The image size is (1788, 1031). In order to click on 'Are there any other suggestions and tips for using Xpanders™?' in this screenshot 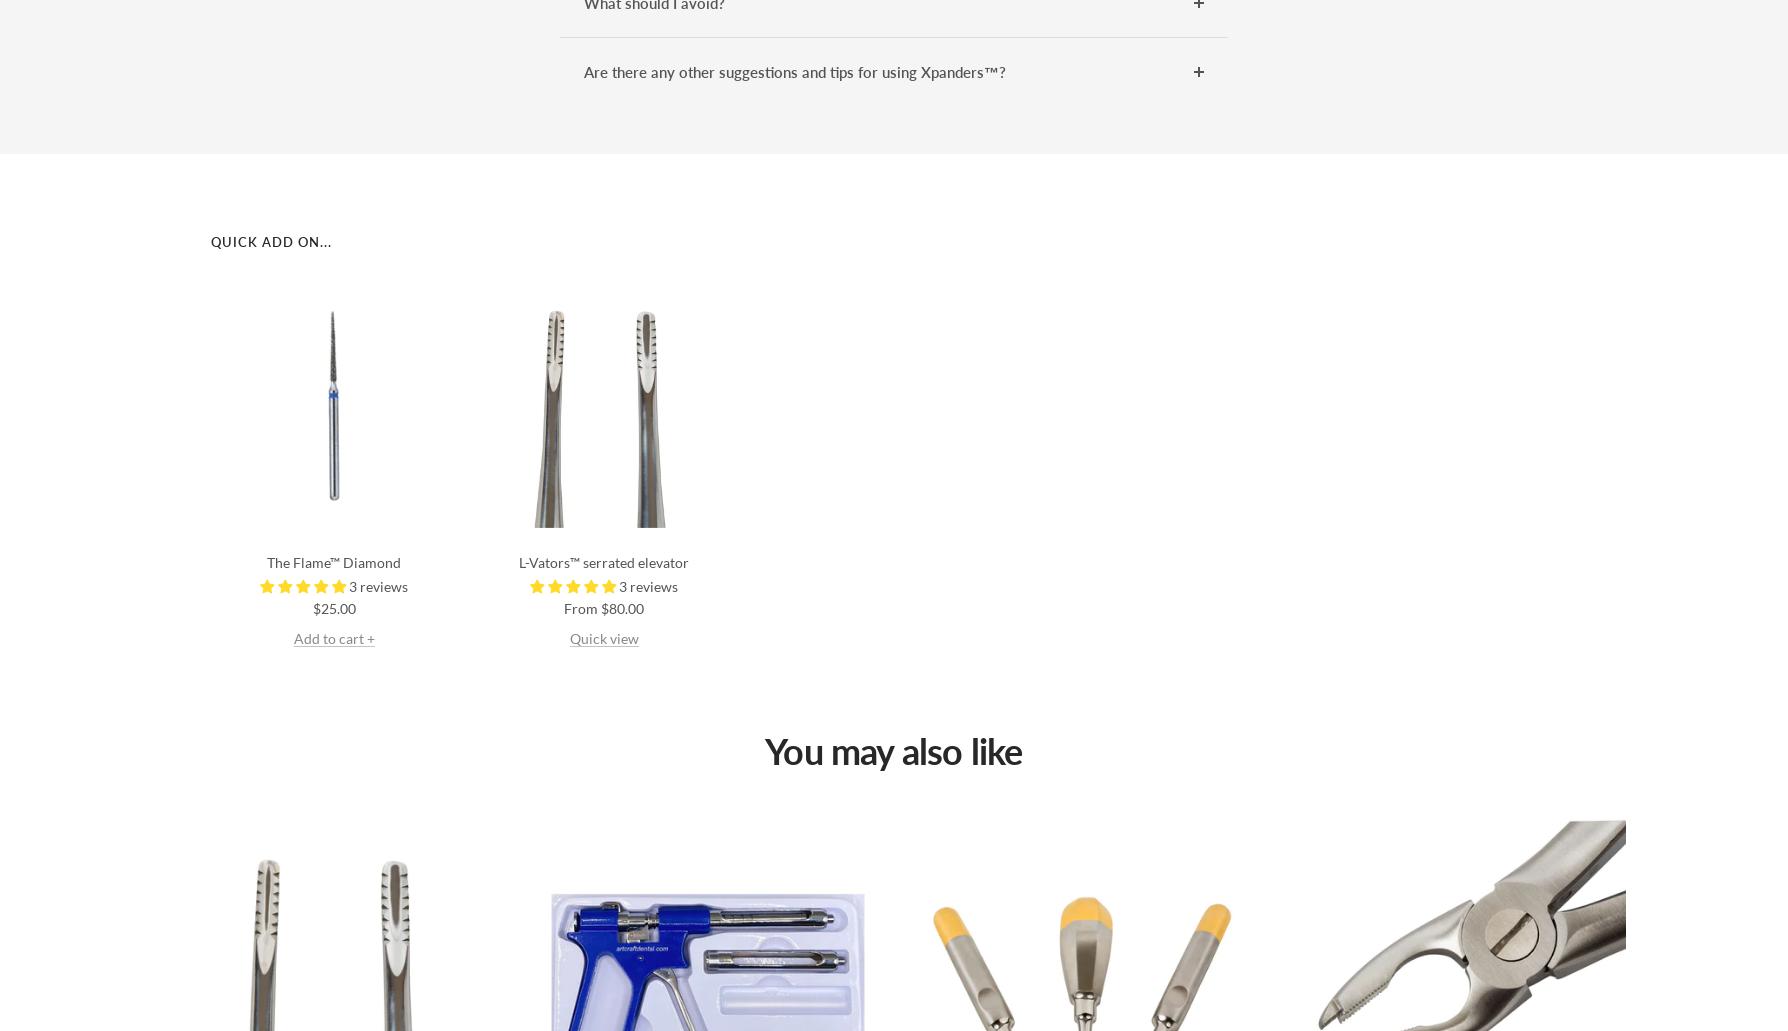, I will do `click(795, 71)`.